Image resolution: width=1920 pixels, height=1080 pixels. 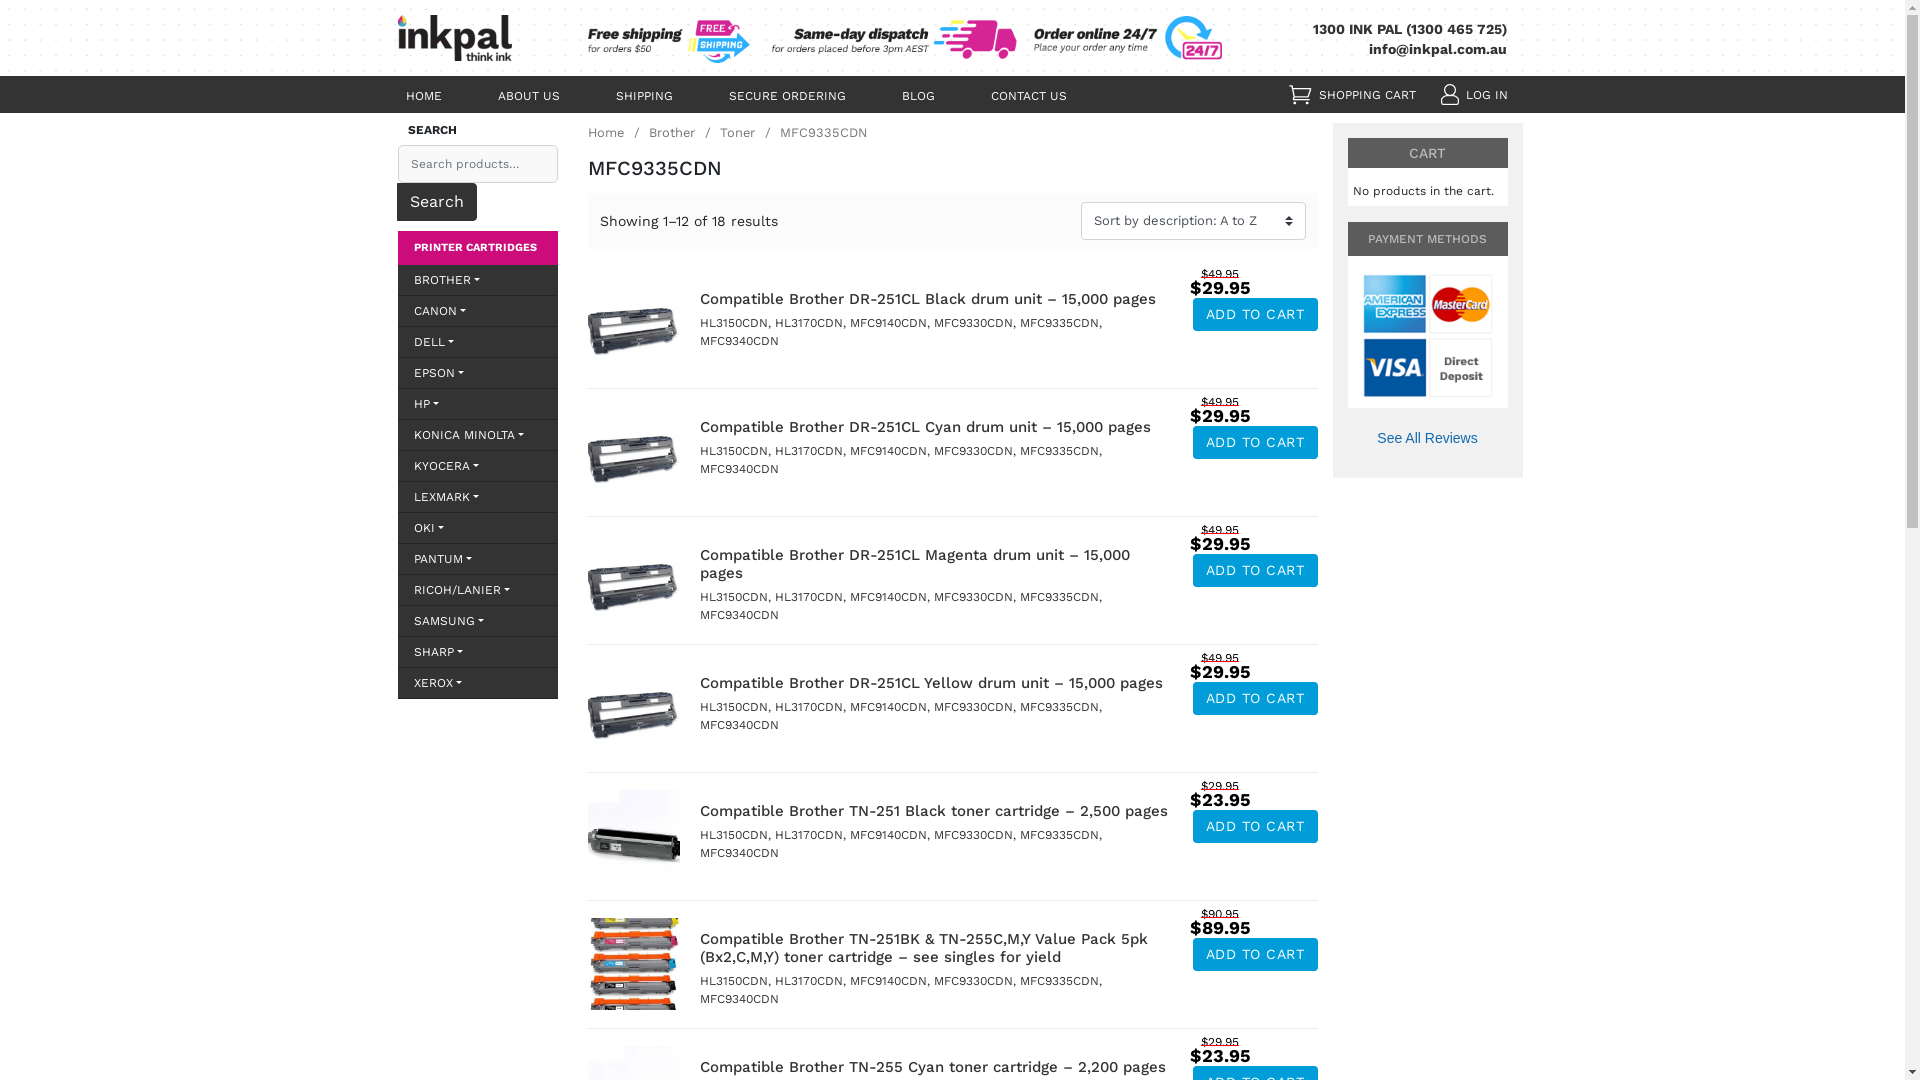 What do you see at coordinates (1487, 95) in the screenshot?
I see `'LOG IN'` at bounding box center [1487, 95].